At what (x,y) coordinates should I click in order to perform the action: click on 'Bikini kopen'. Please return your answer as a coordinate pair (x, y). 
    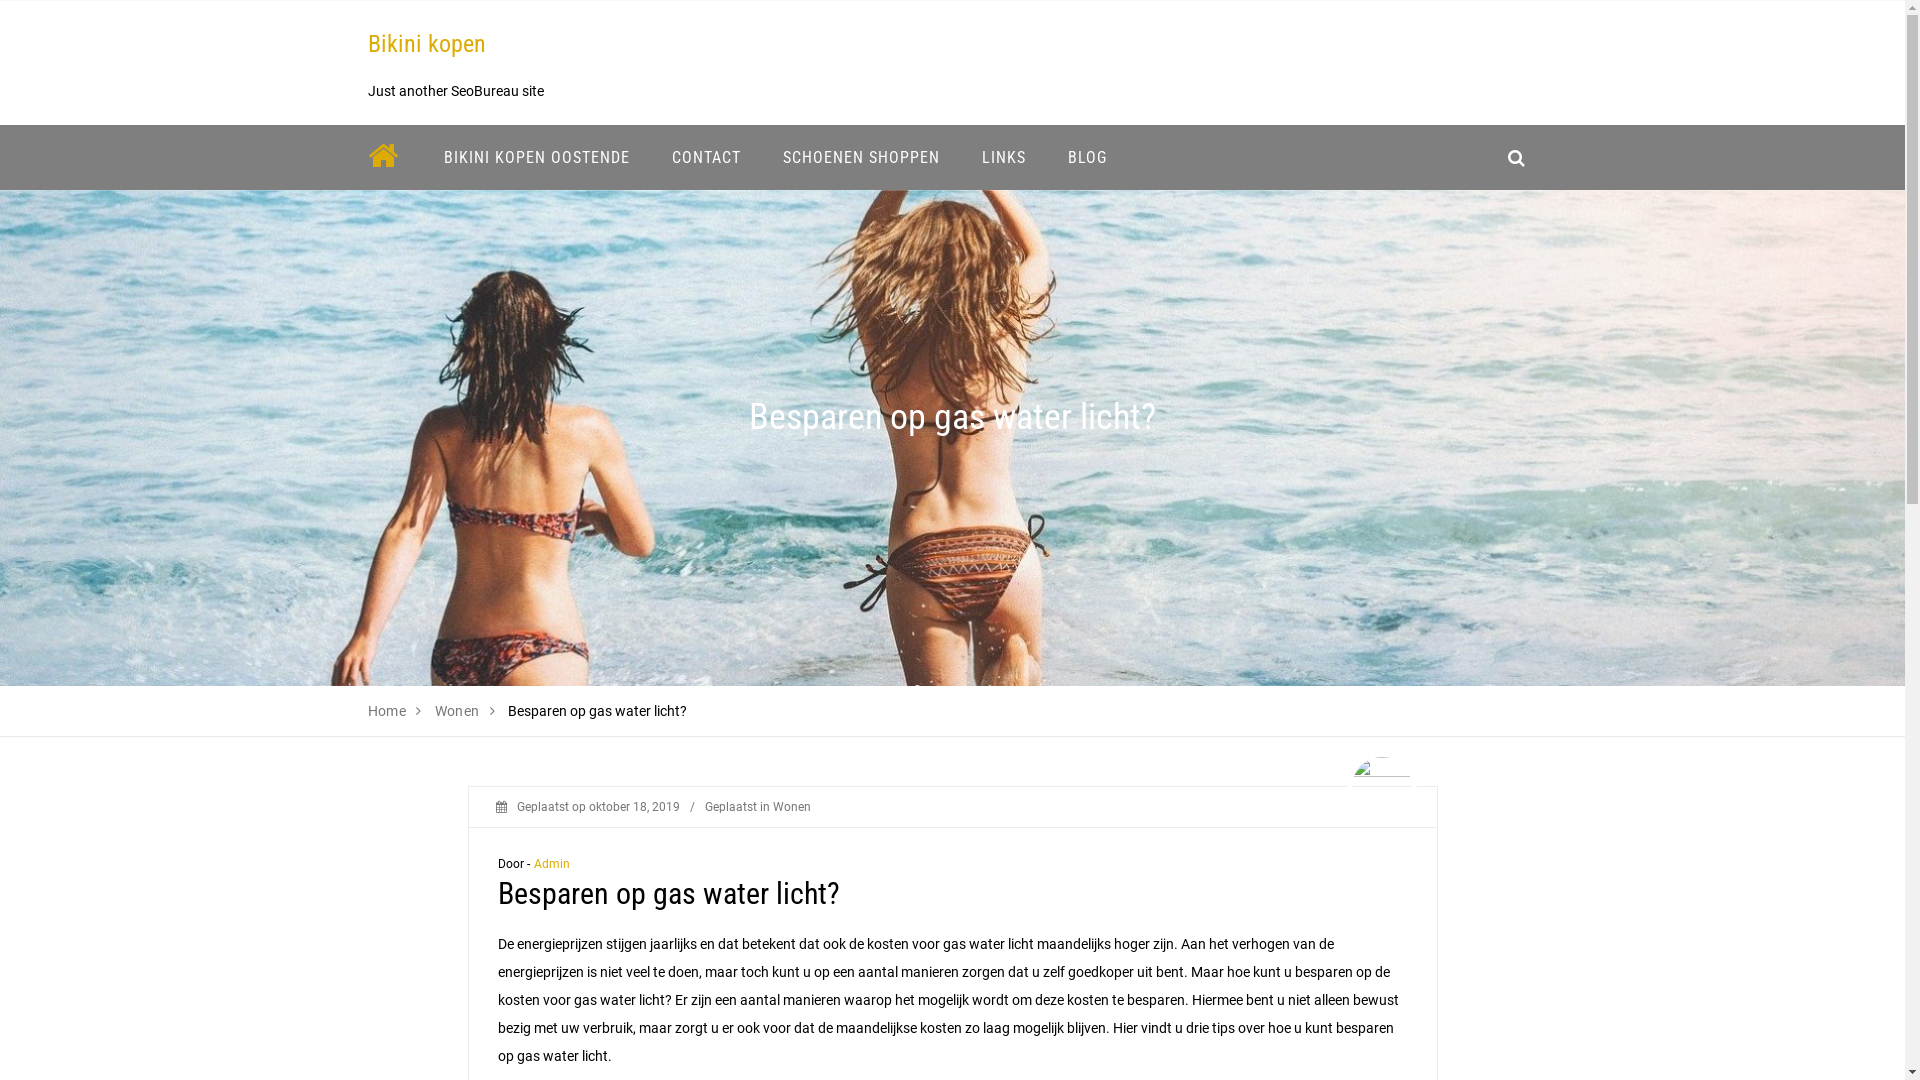
    Looking at the image, I should click on (426, 43).